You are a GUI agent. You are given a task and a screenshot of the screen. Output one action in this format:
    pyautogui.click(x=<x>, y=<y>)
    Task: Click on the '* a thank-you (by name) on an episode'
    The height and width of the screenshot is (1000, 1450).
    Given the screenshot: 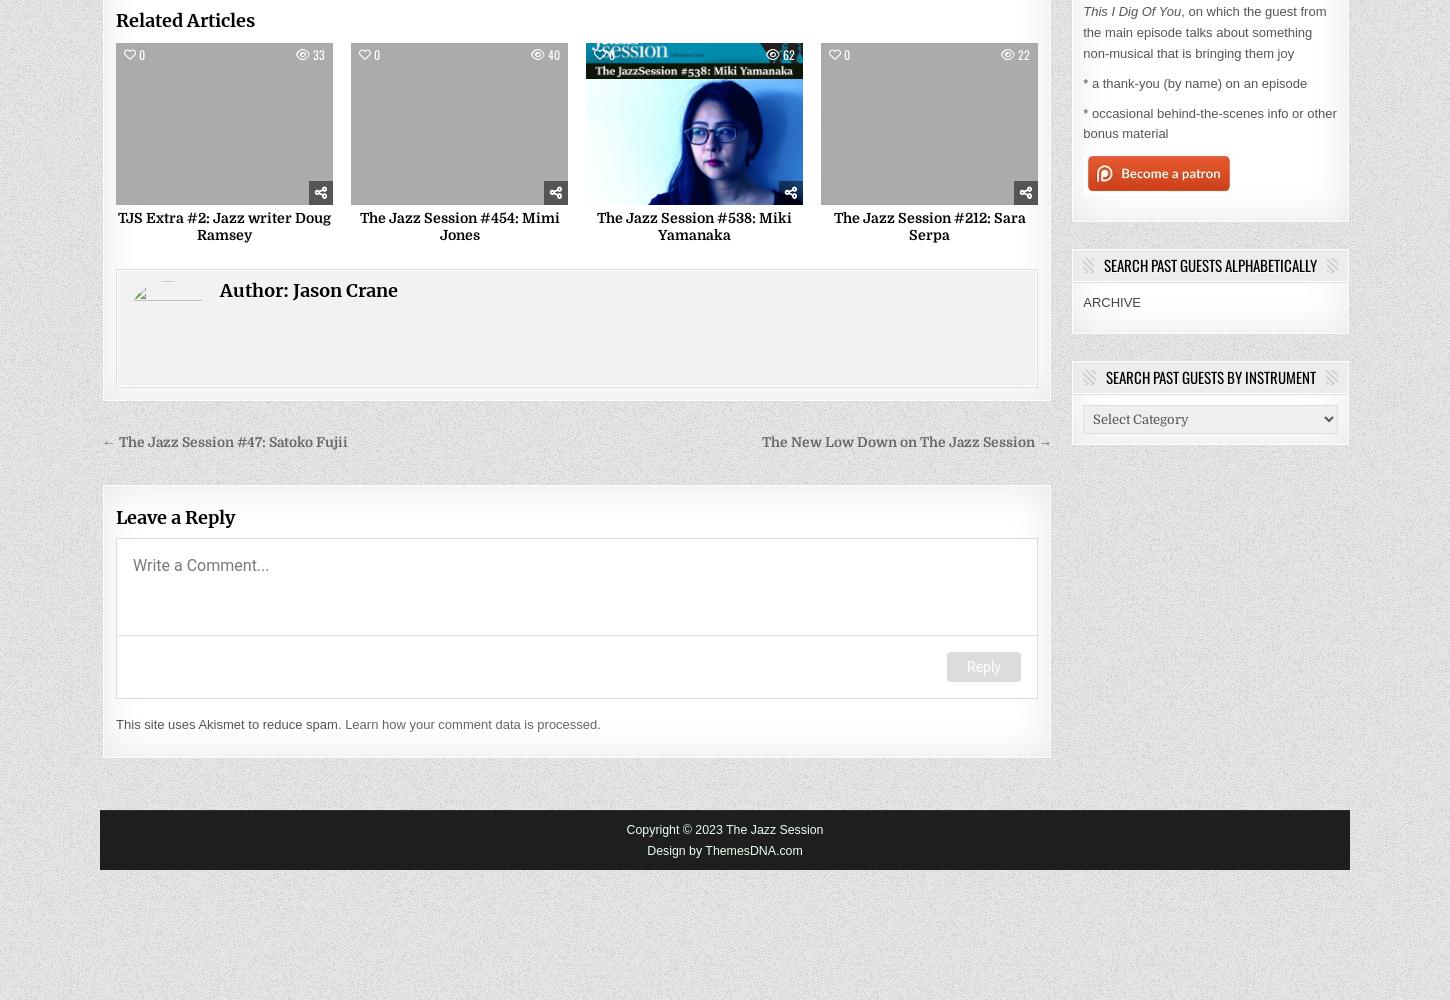 What is the action you would take?
    pyautogui.click(x=1193, y=81)
    